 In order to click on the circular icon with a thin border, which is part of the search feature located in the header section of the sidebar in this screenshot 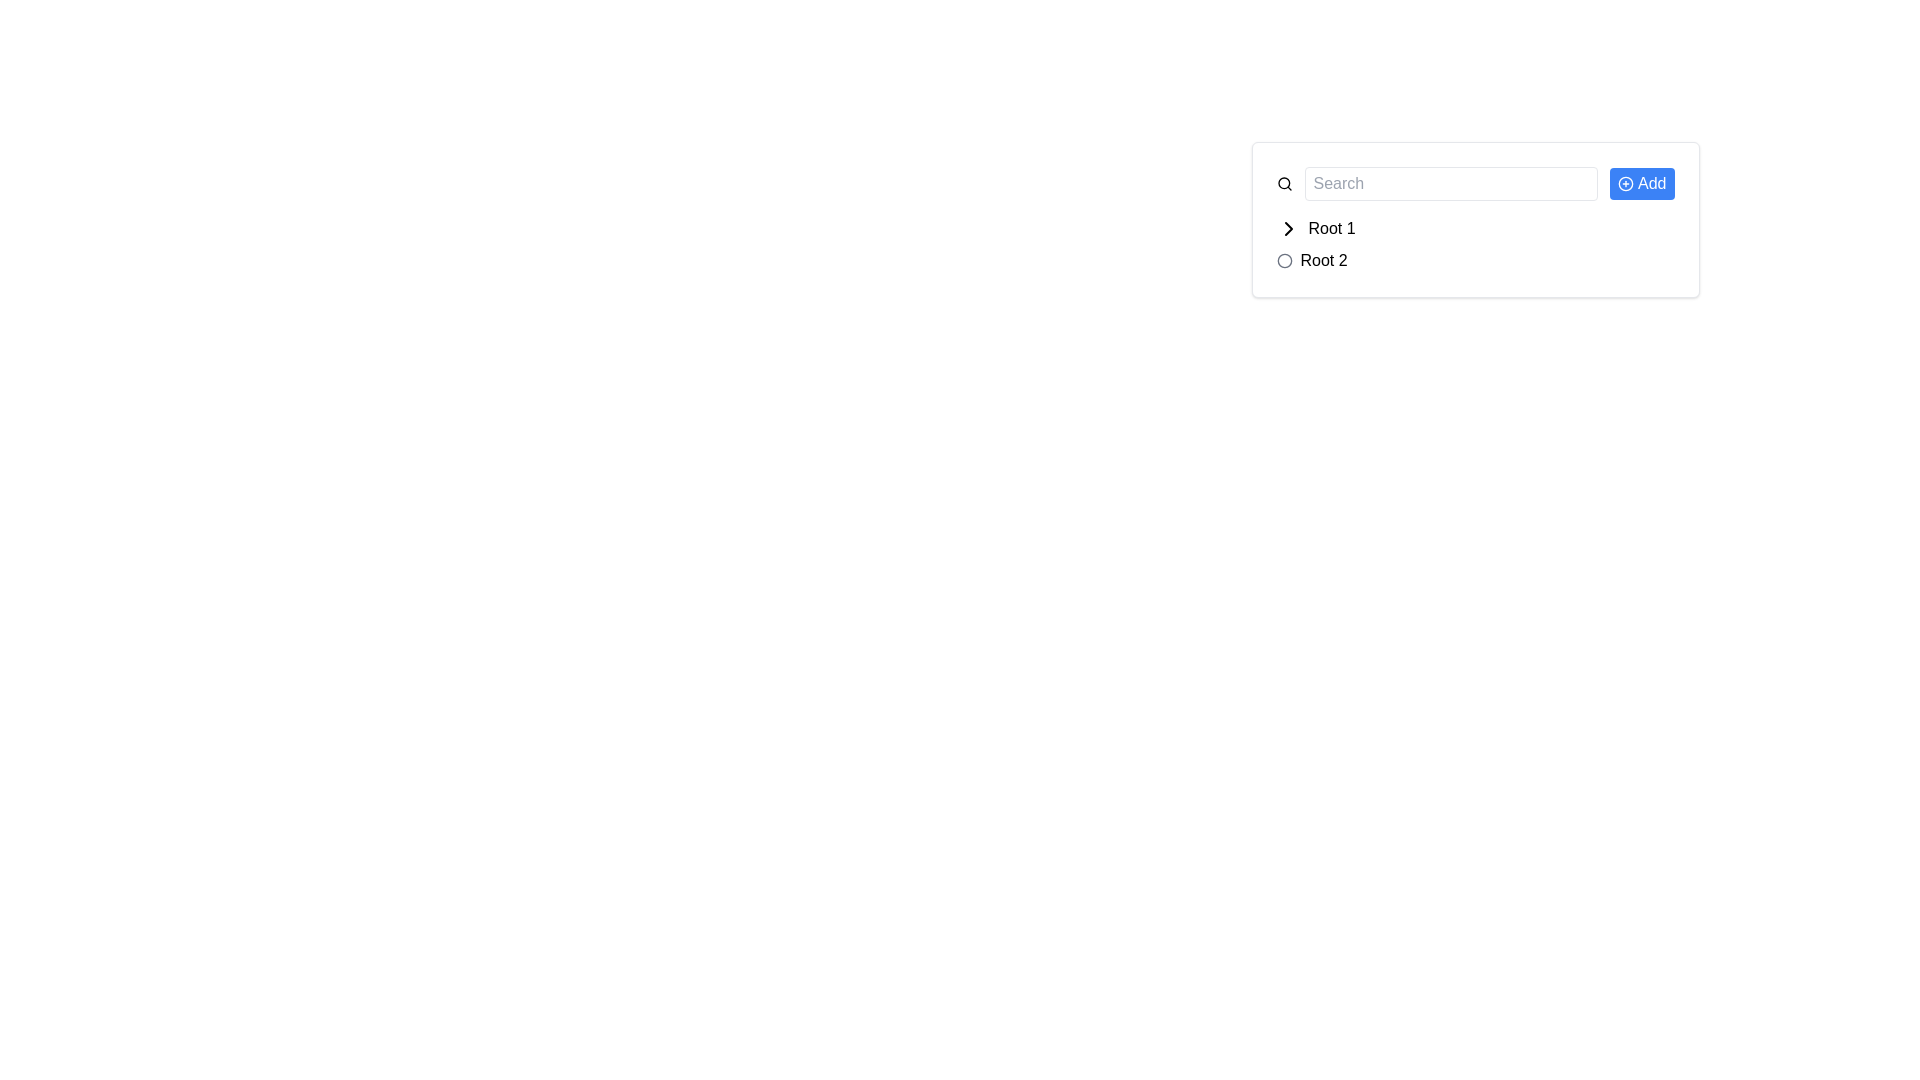, I will do `click(1283, 183)`.